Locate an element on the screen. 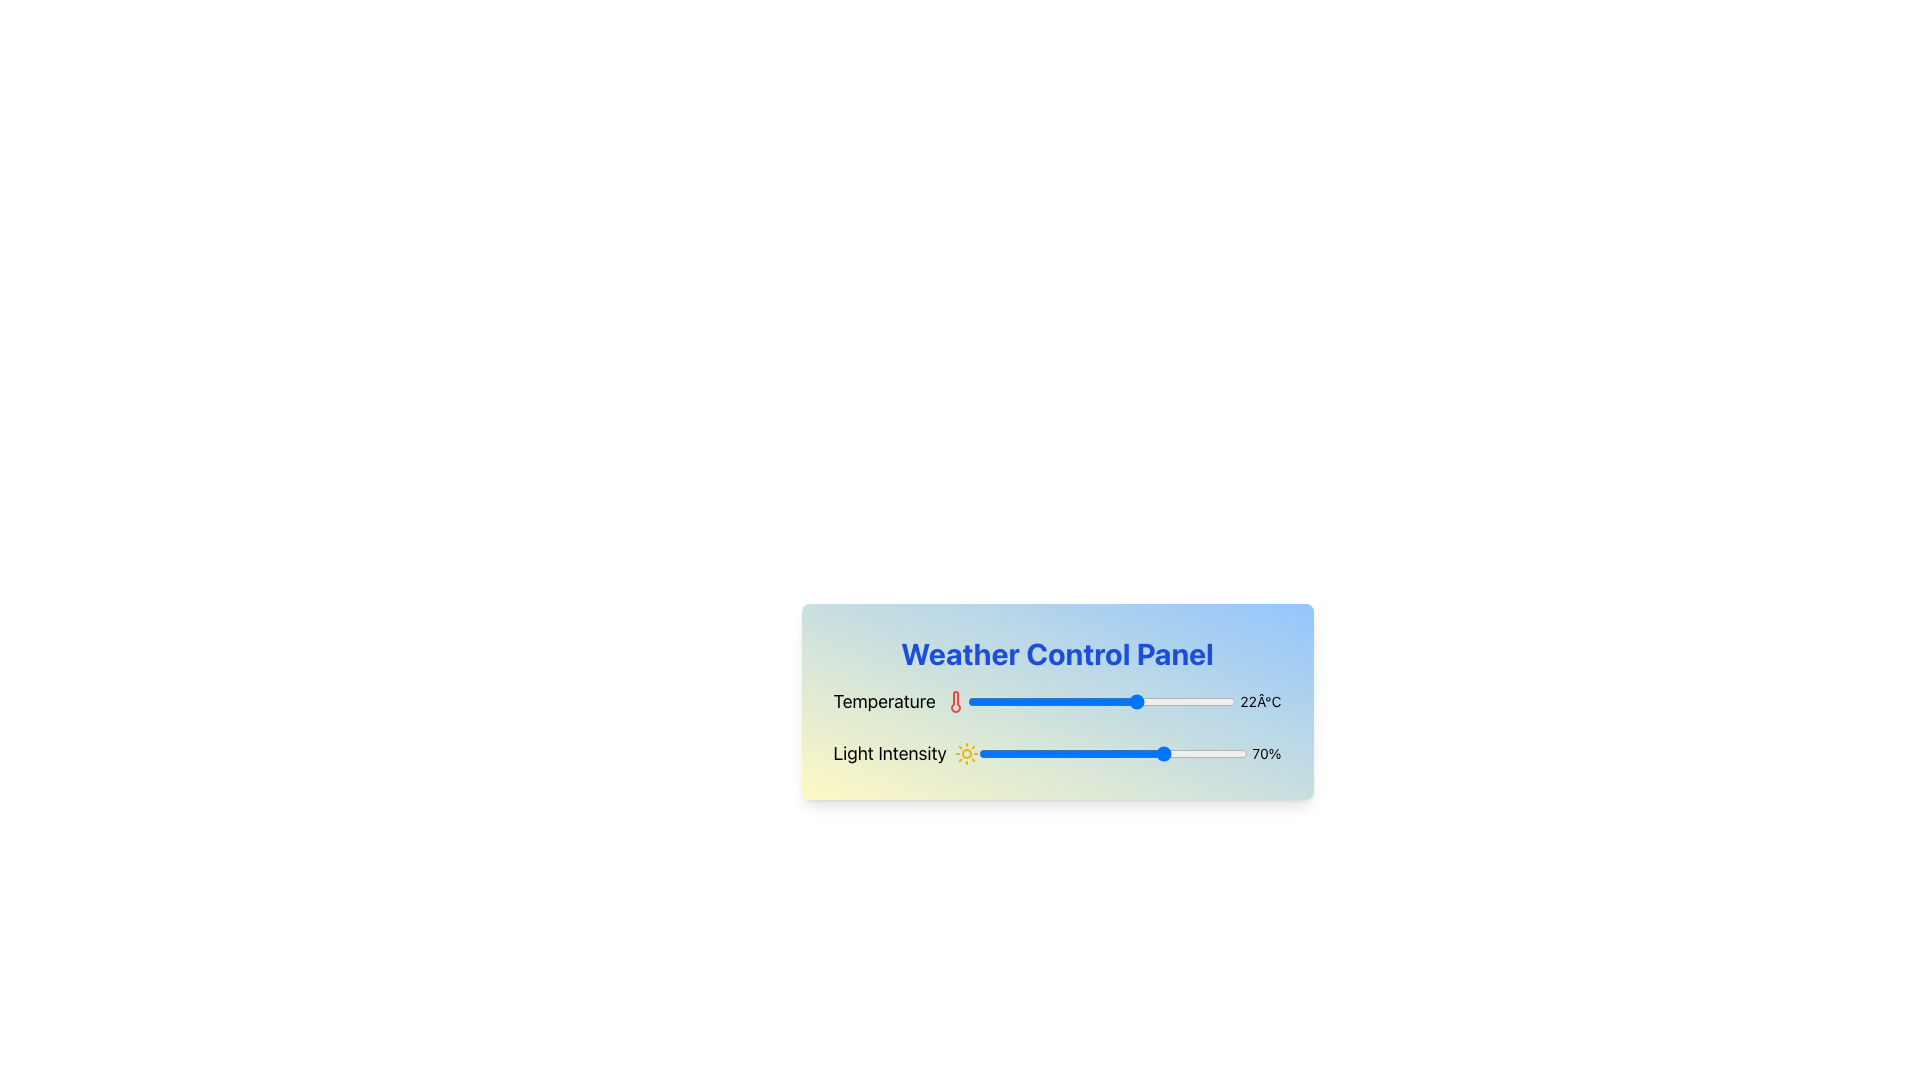  the temperature slider is located at coordinates (1101, 701).